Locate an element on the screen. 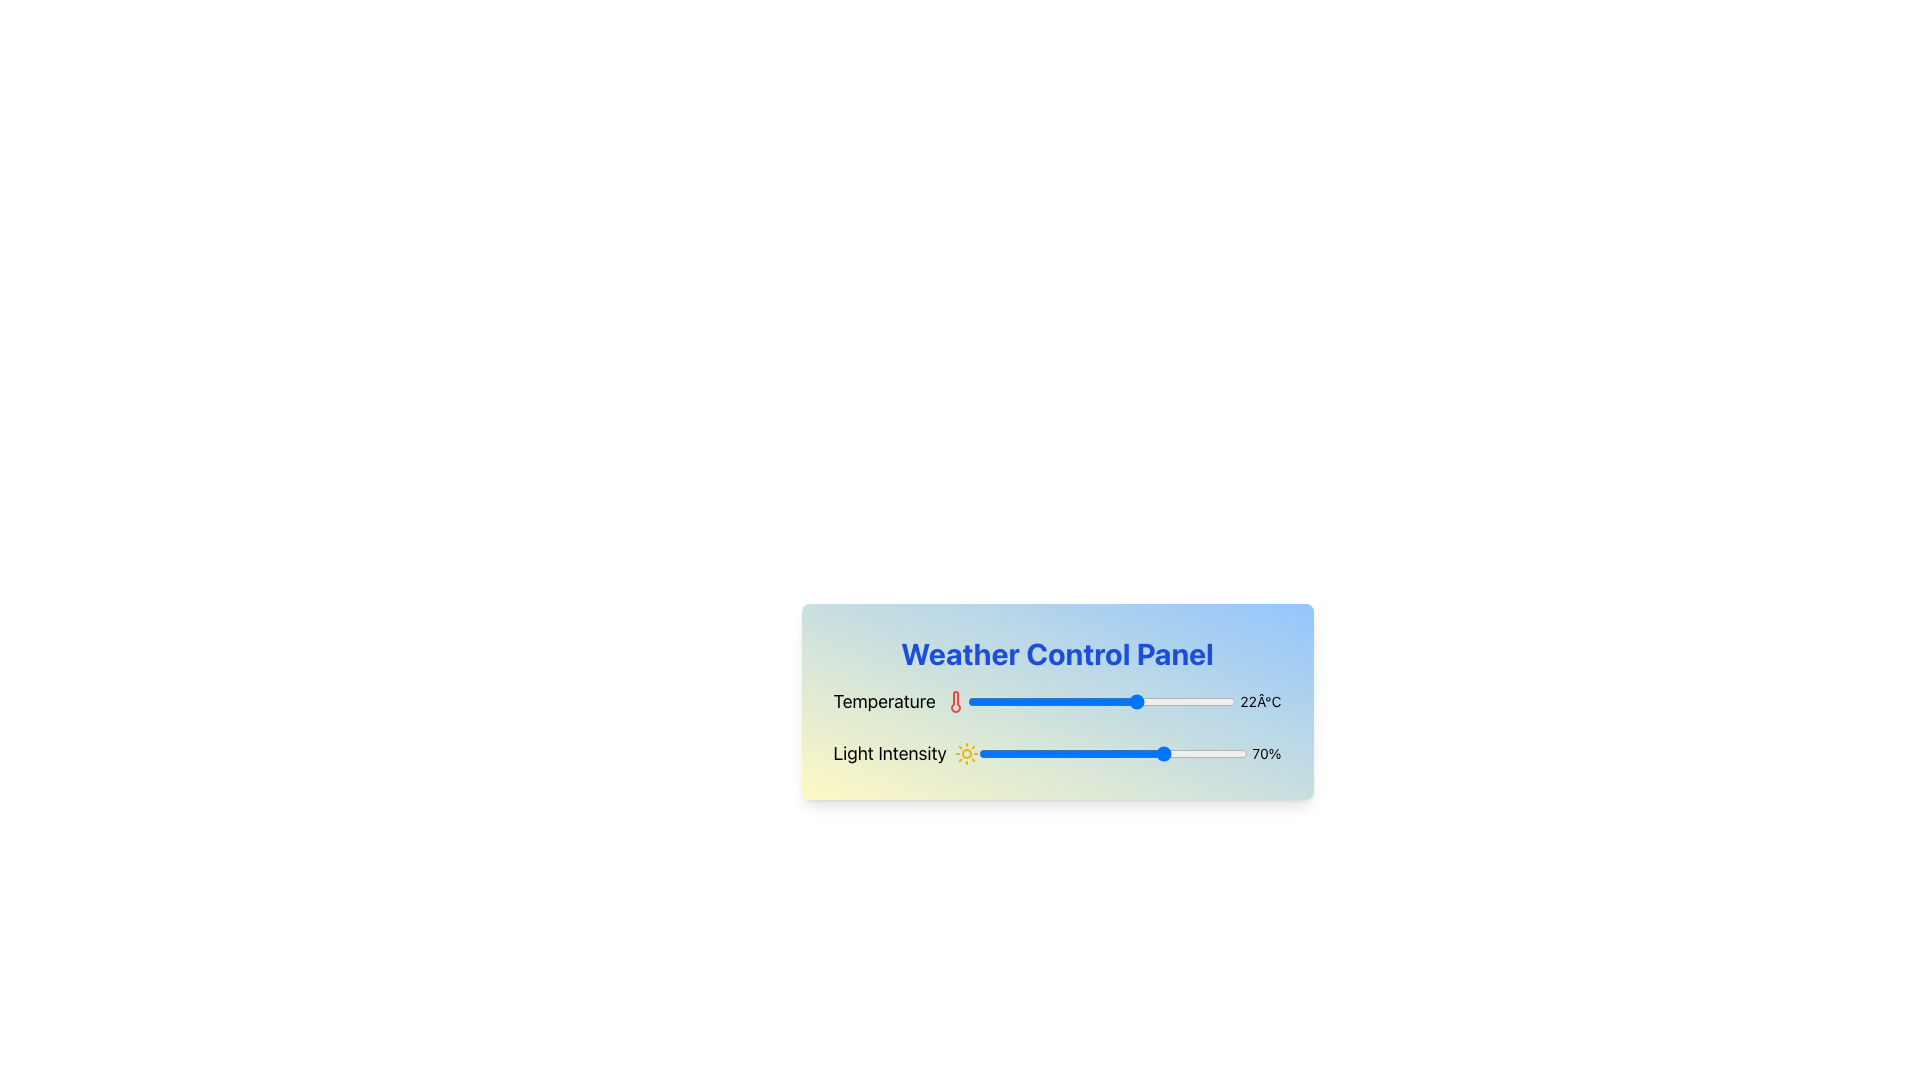  the temperature slider is located at coordinates (1101, 701).